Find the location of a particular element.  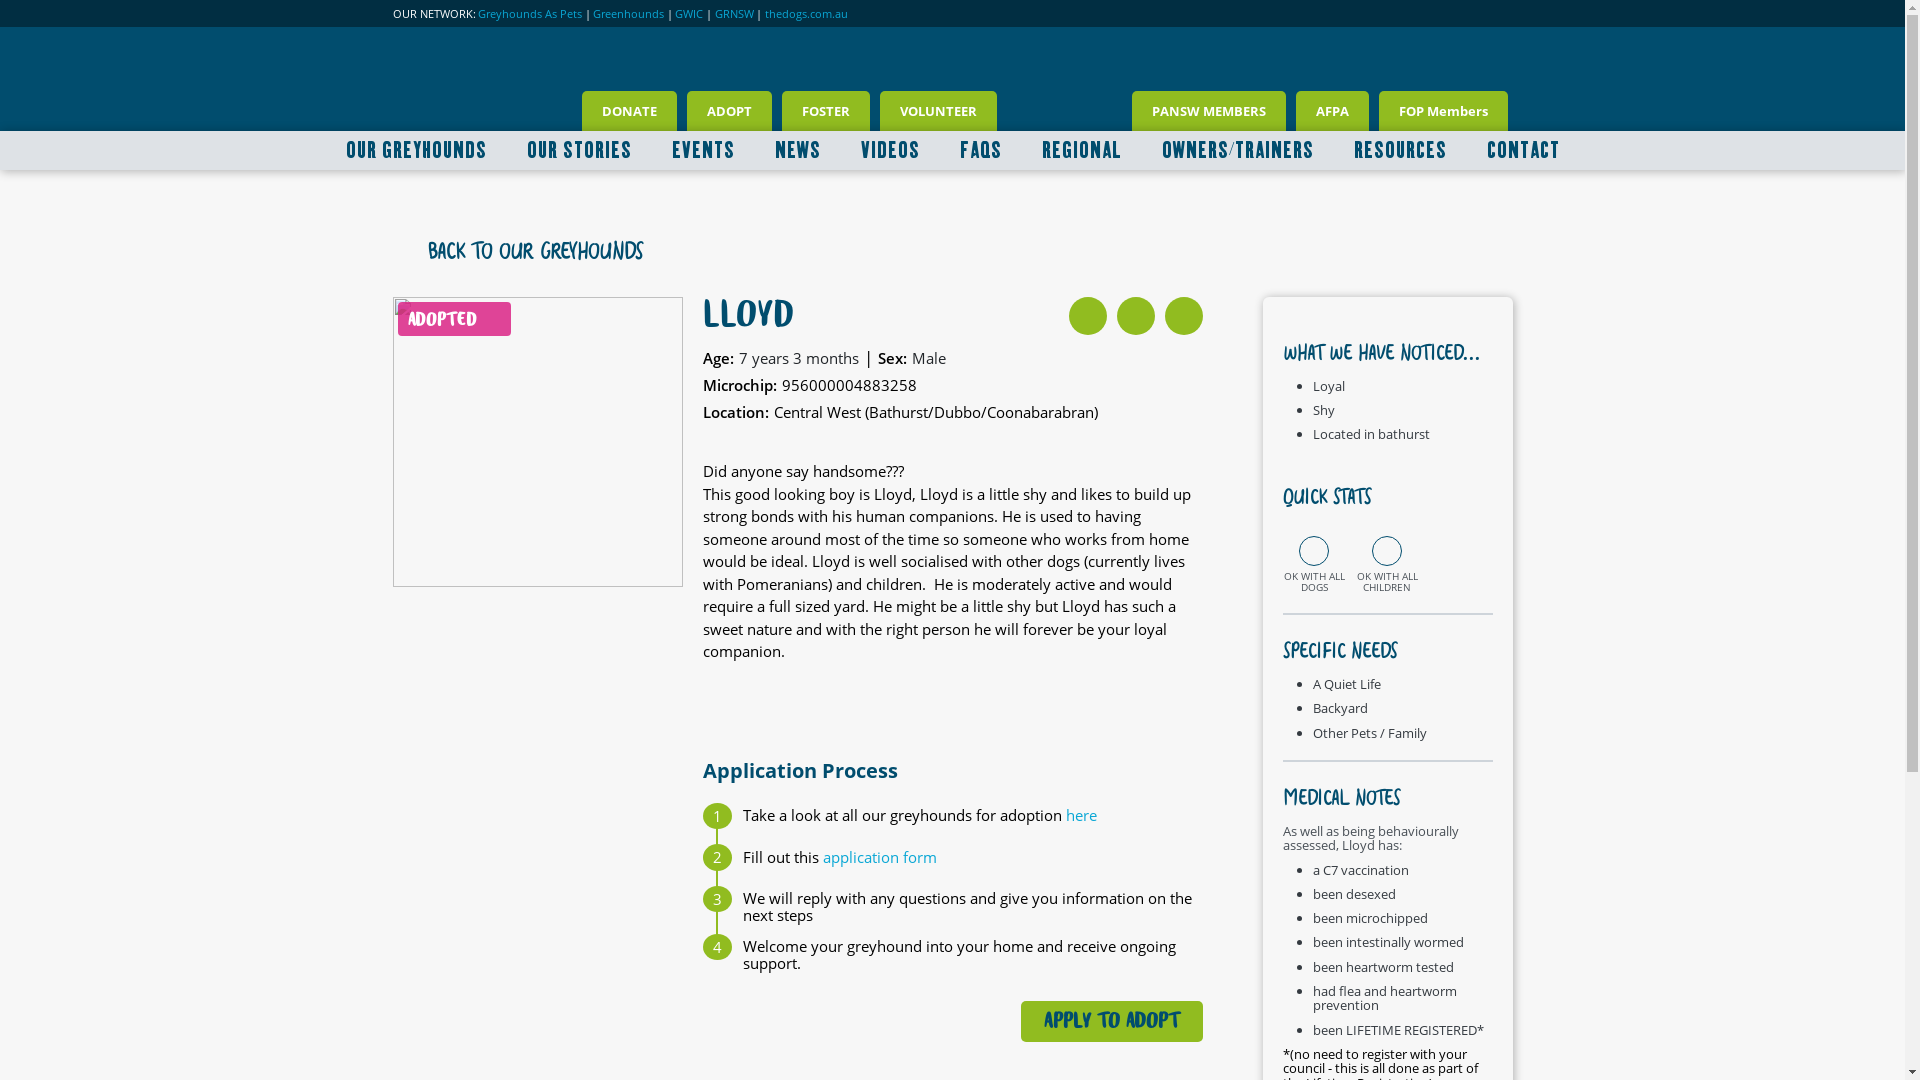

'GWIC' is located at coordinates (689, 14).